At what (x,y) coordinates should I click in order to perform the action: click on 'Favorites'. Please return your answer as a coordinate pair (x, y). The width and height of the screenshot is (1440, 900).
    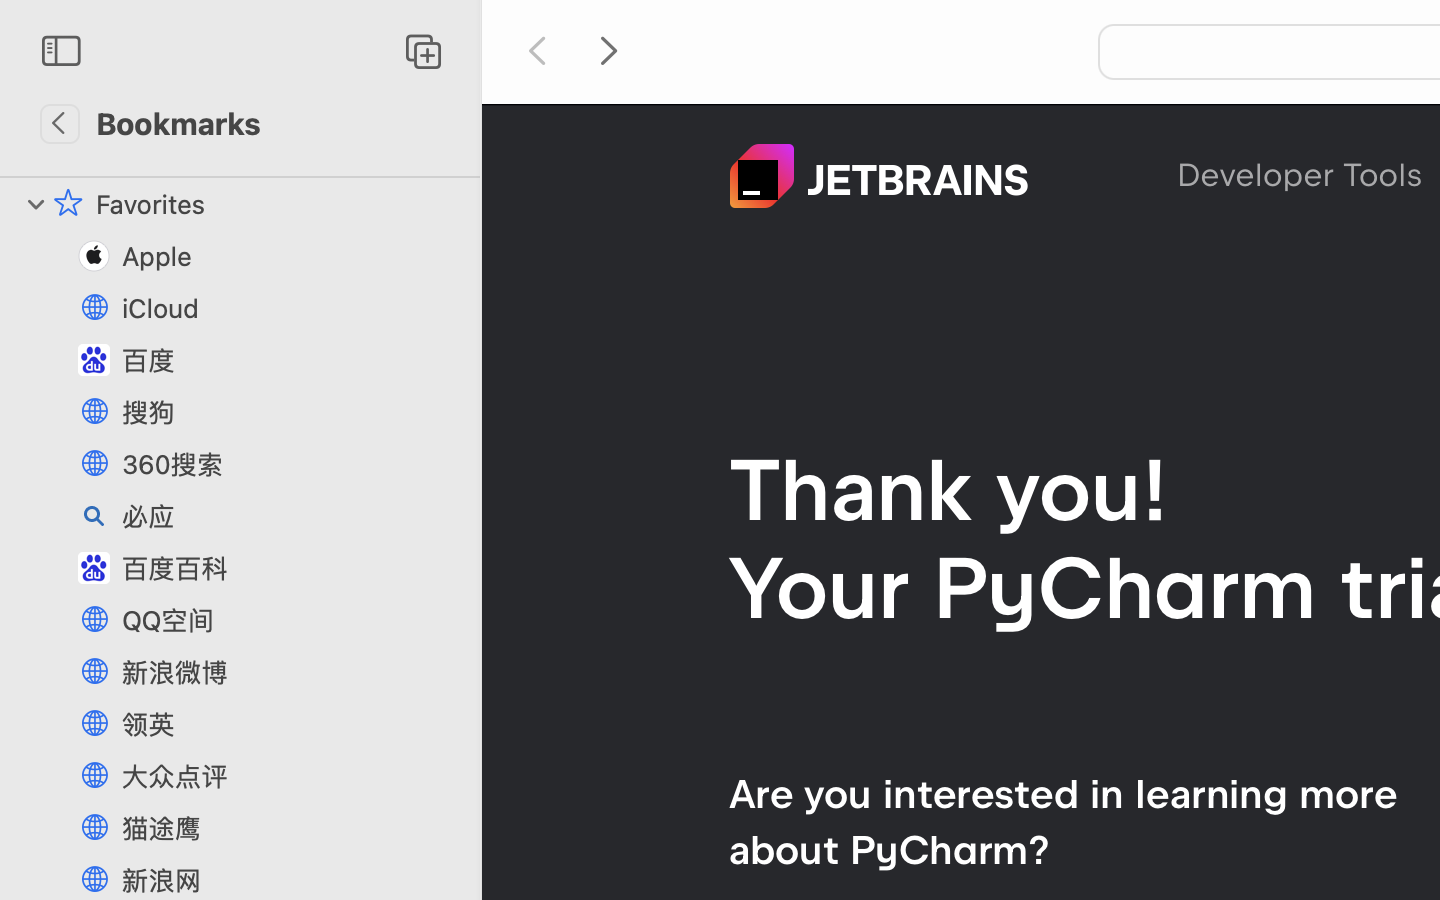
    Looking at the image, I should click on (277, 204).